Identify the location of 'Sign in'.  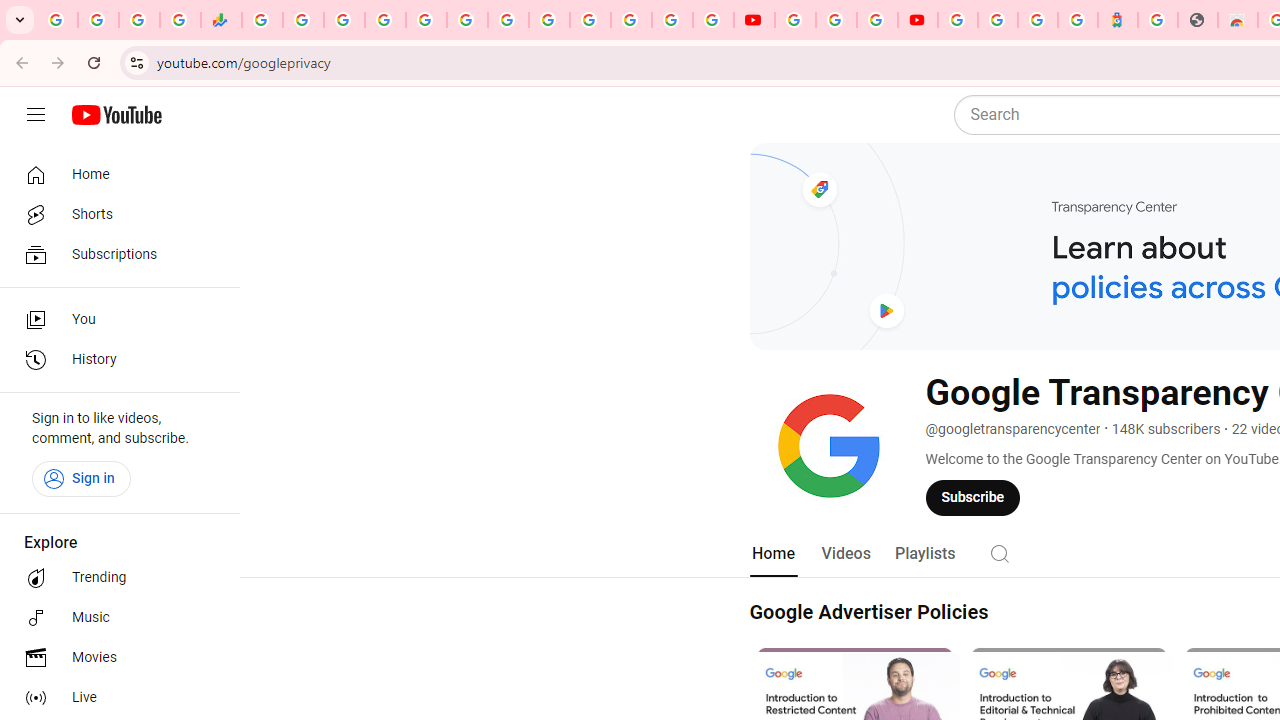
(80, 478).